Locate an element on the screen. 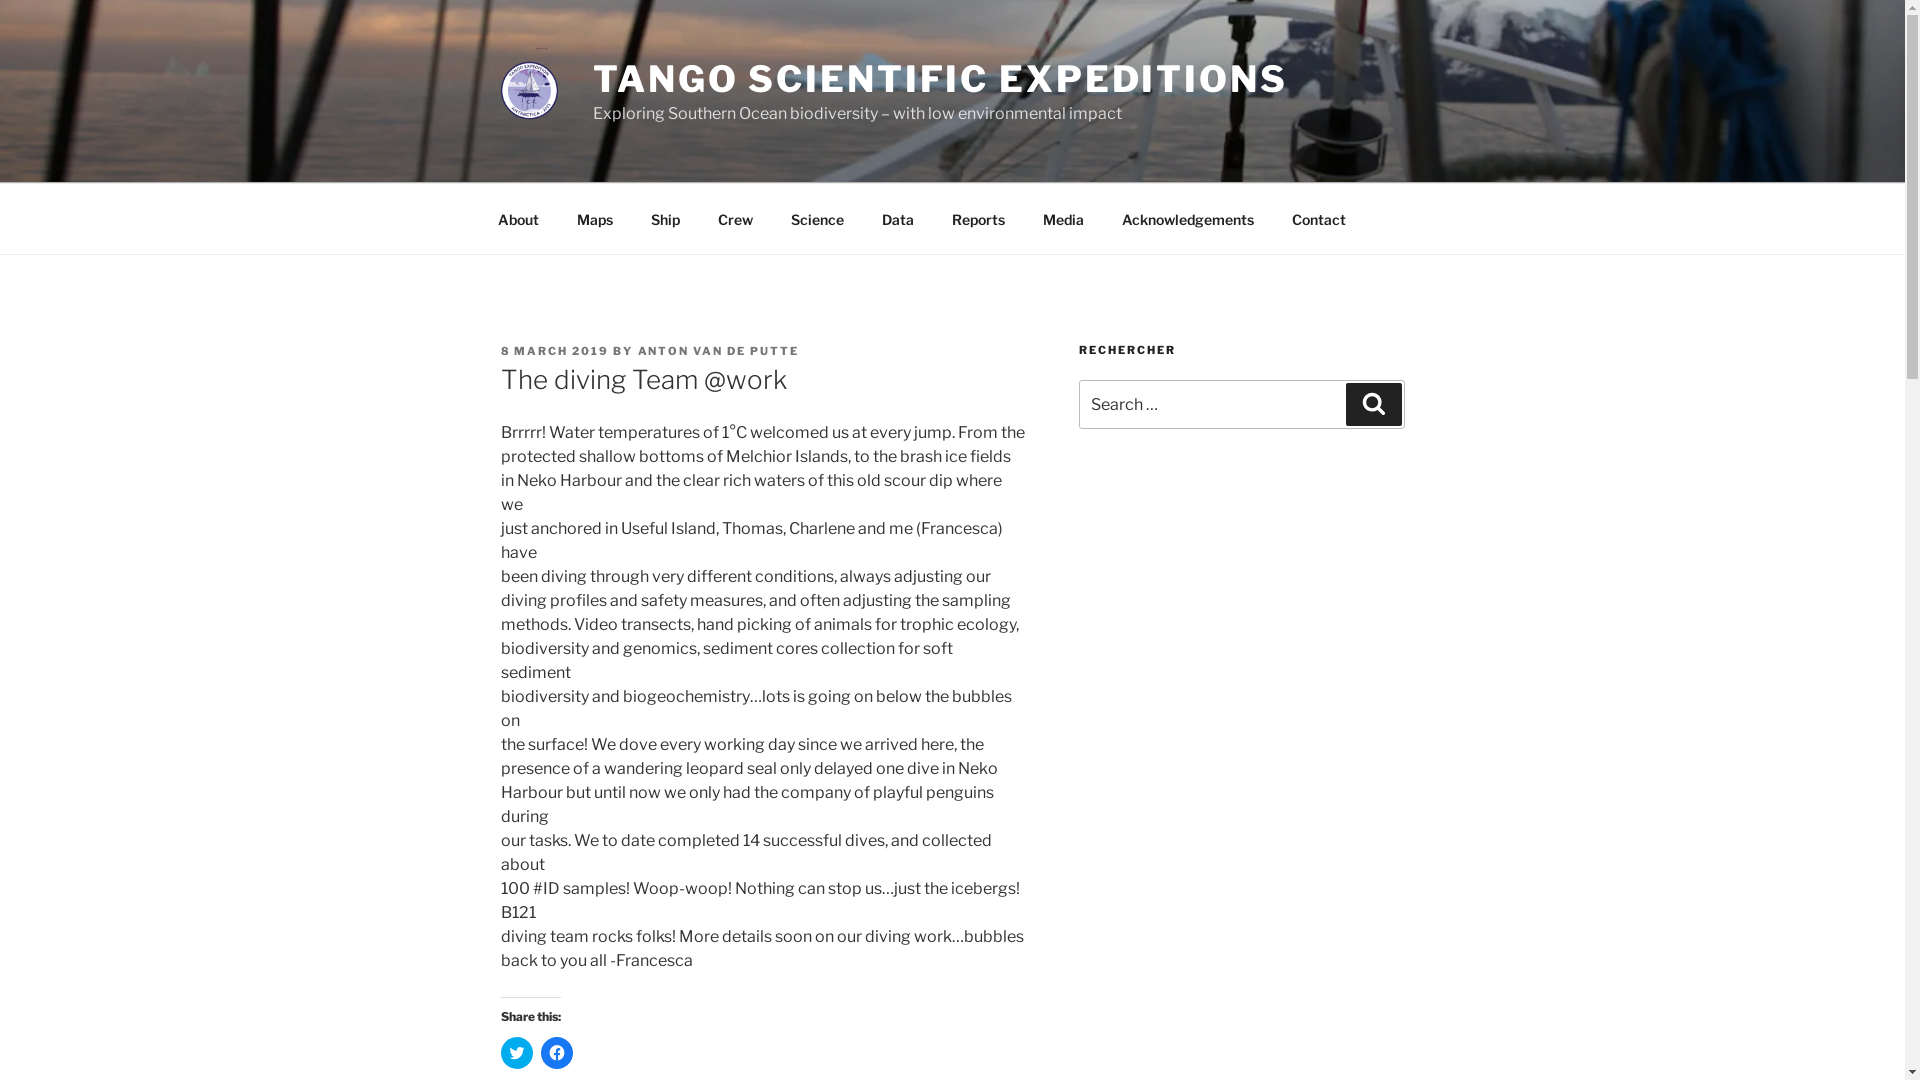 The height and width of the screenshot is (1080, 1920). 'Click to share on Facebook (Opens in new window)' is located at coordinates (556, 1052).